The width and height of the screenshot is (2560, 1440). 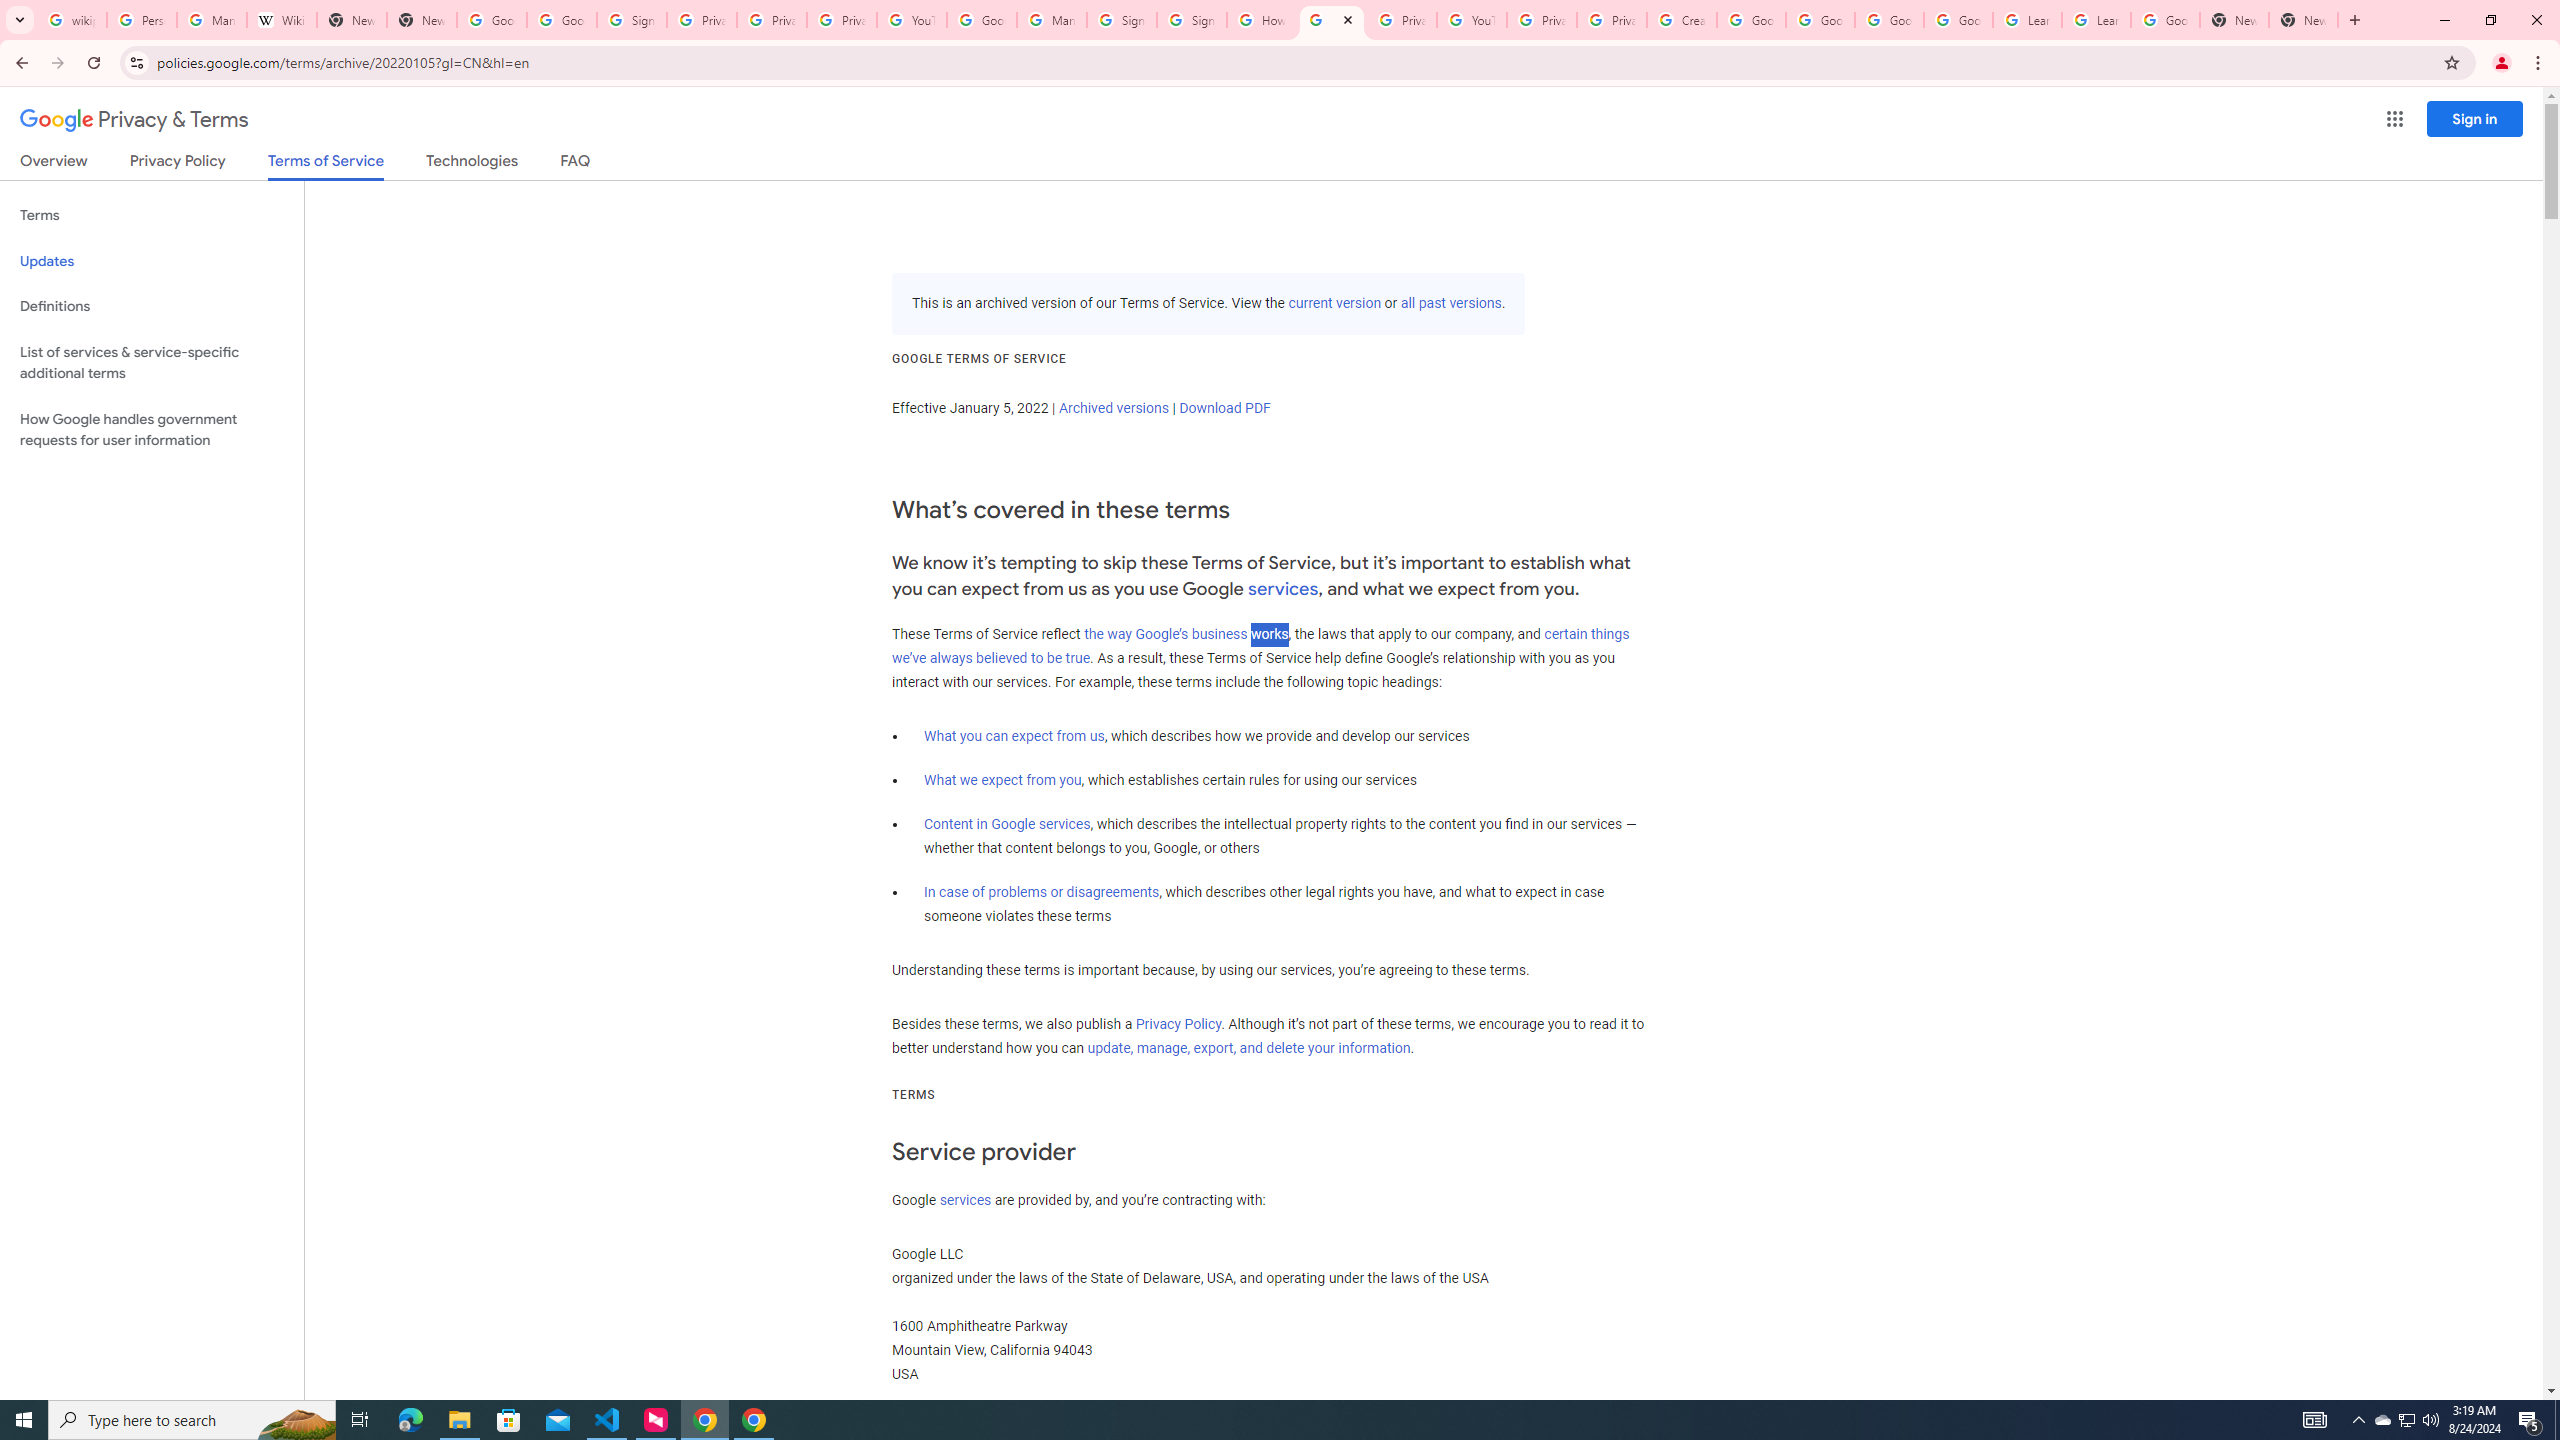 What do you see at coordinates (1121, 19) in the screenshot?
I see `'Sign in - Google Accounts'` at bounding box center [1121, 19].